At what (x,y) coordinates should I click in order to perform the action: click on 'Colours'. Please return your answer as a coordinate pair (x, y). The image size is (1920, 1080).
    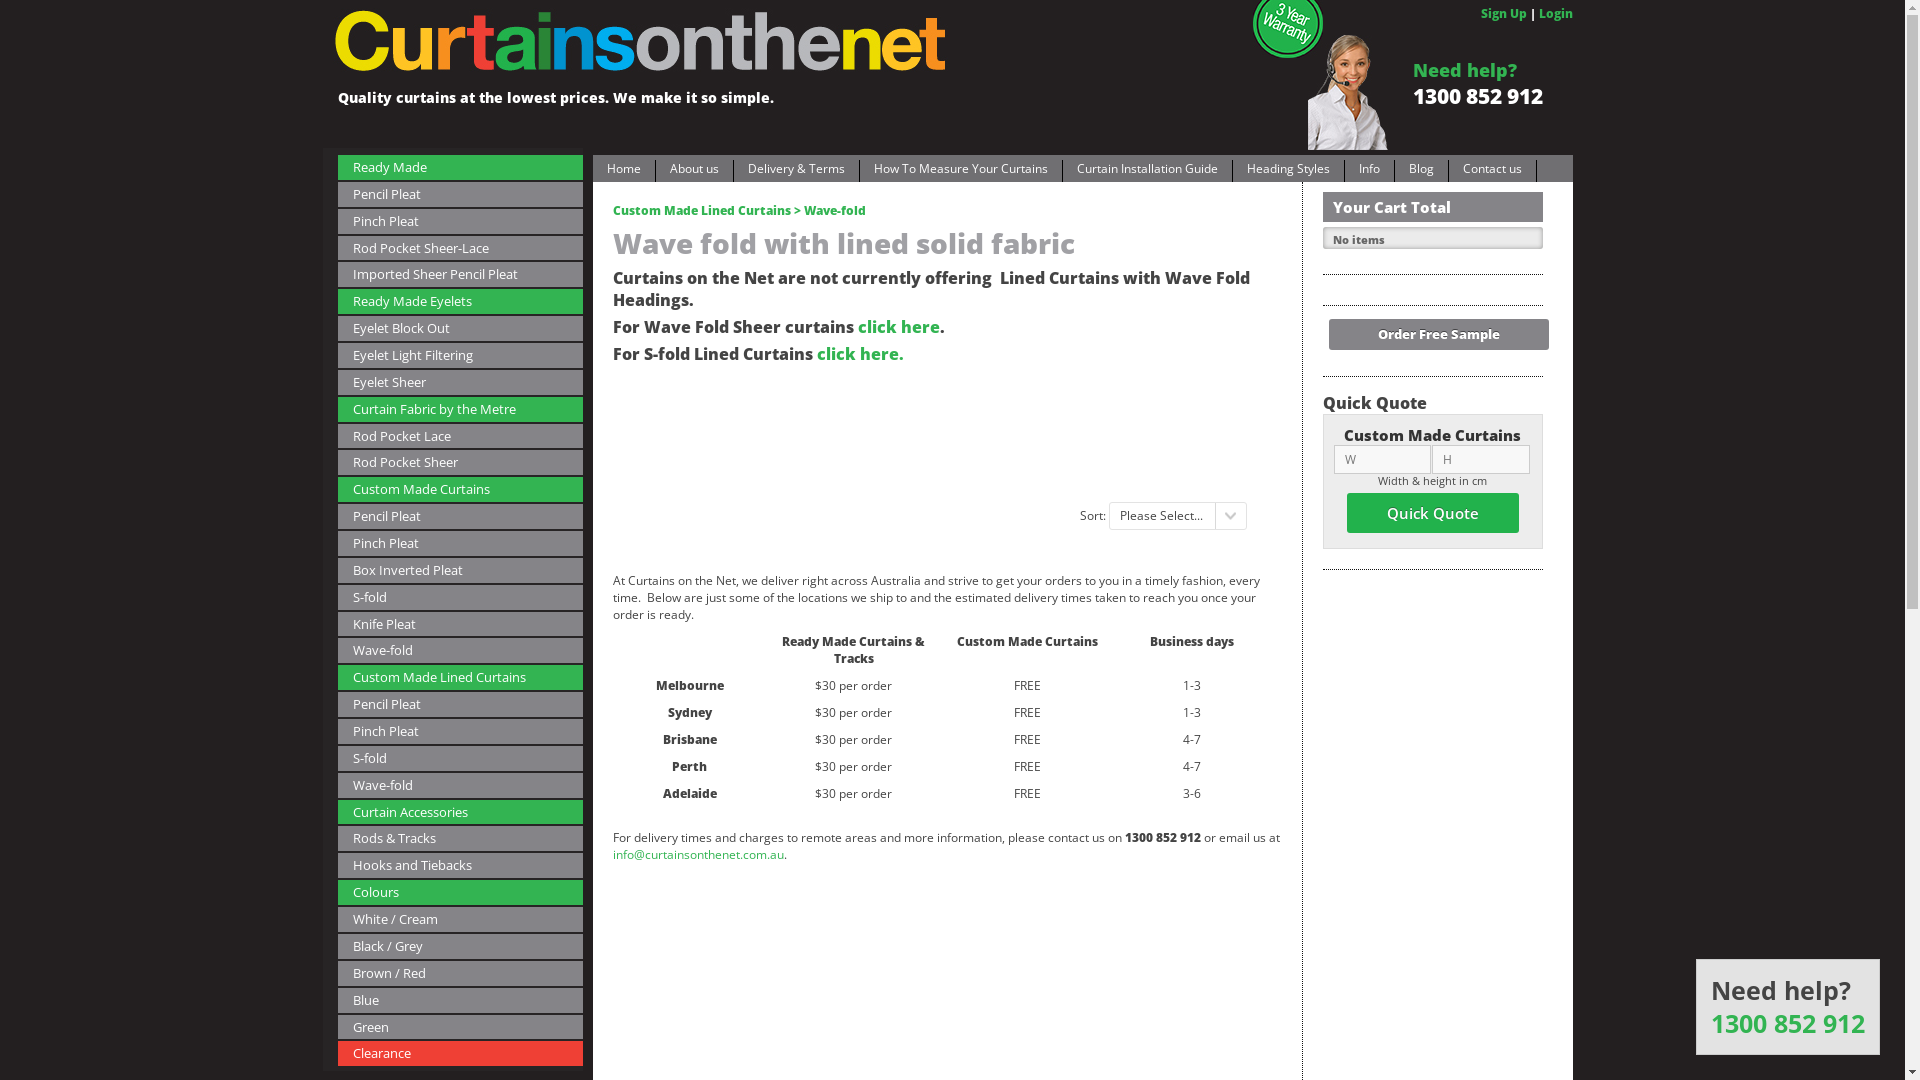
    Looking at the image, I should click on (337, 891).